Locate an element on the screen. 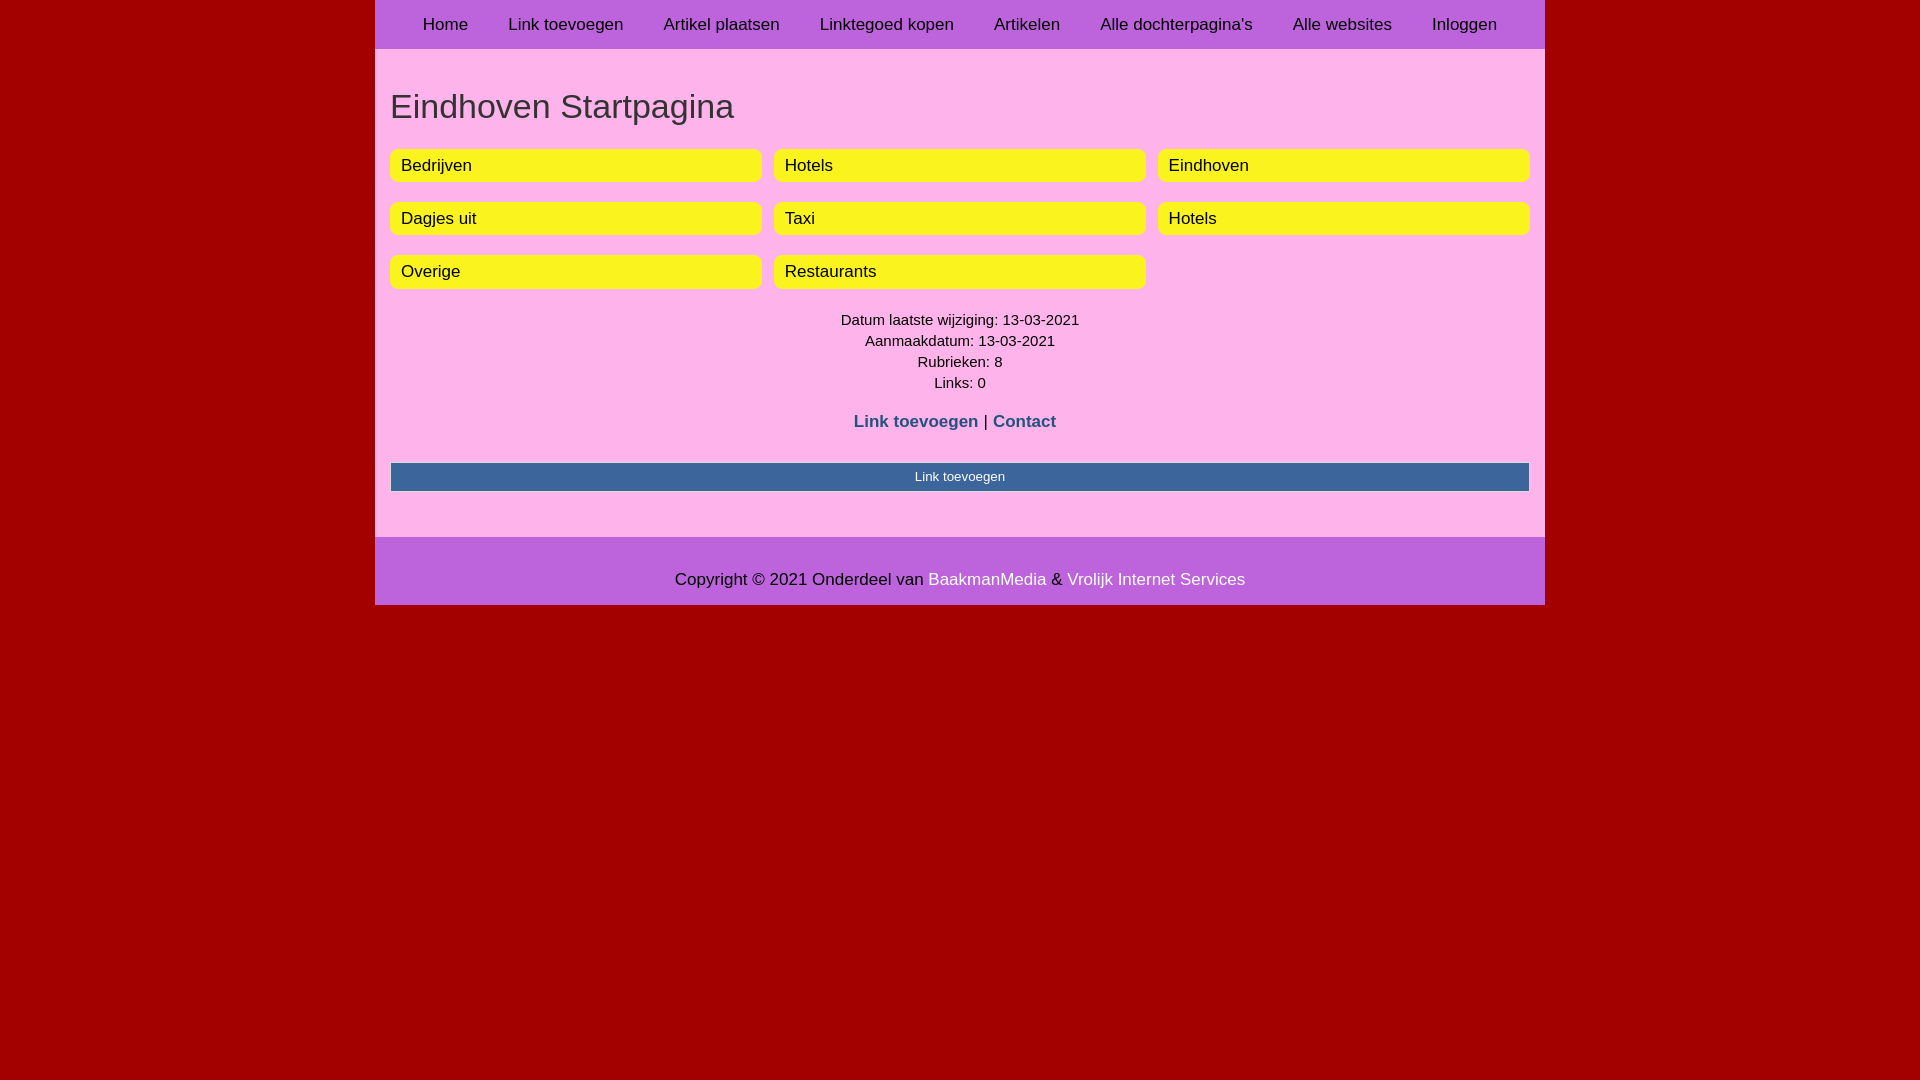 This screenshot has width=1920, height=1080. 'Artikel plaatsen' is located at coordinates (720, 24).